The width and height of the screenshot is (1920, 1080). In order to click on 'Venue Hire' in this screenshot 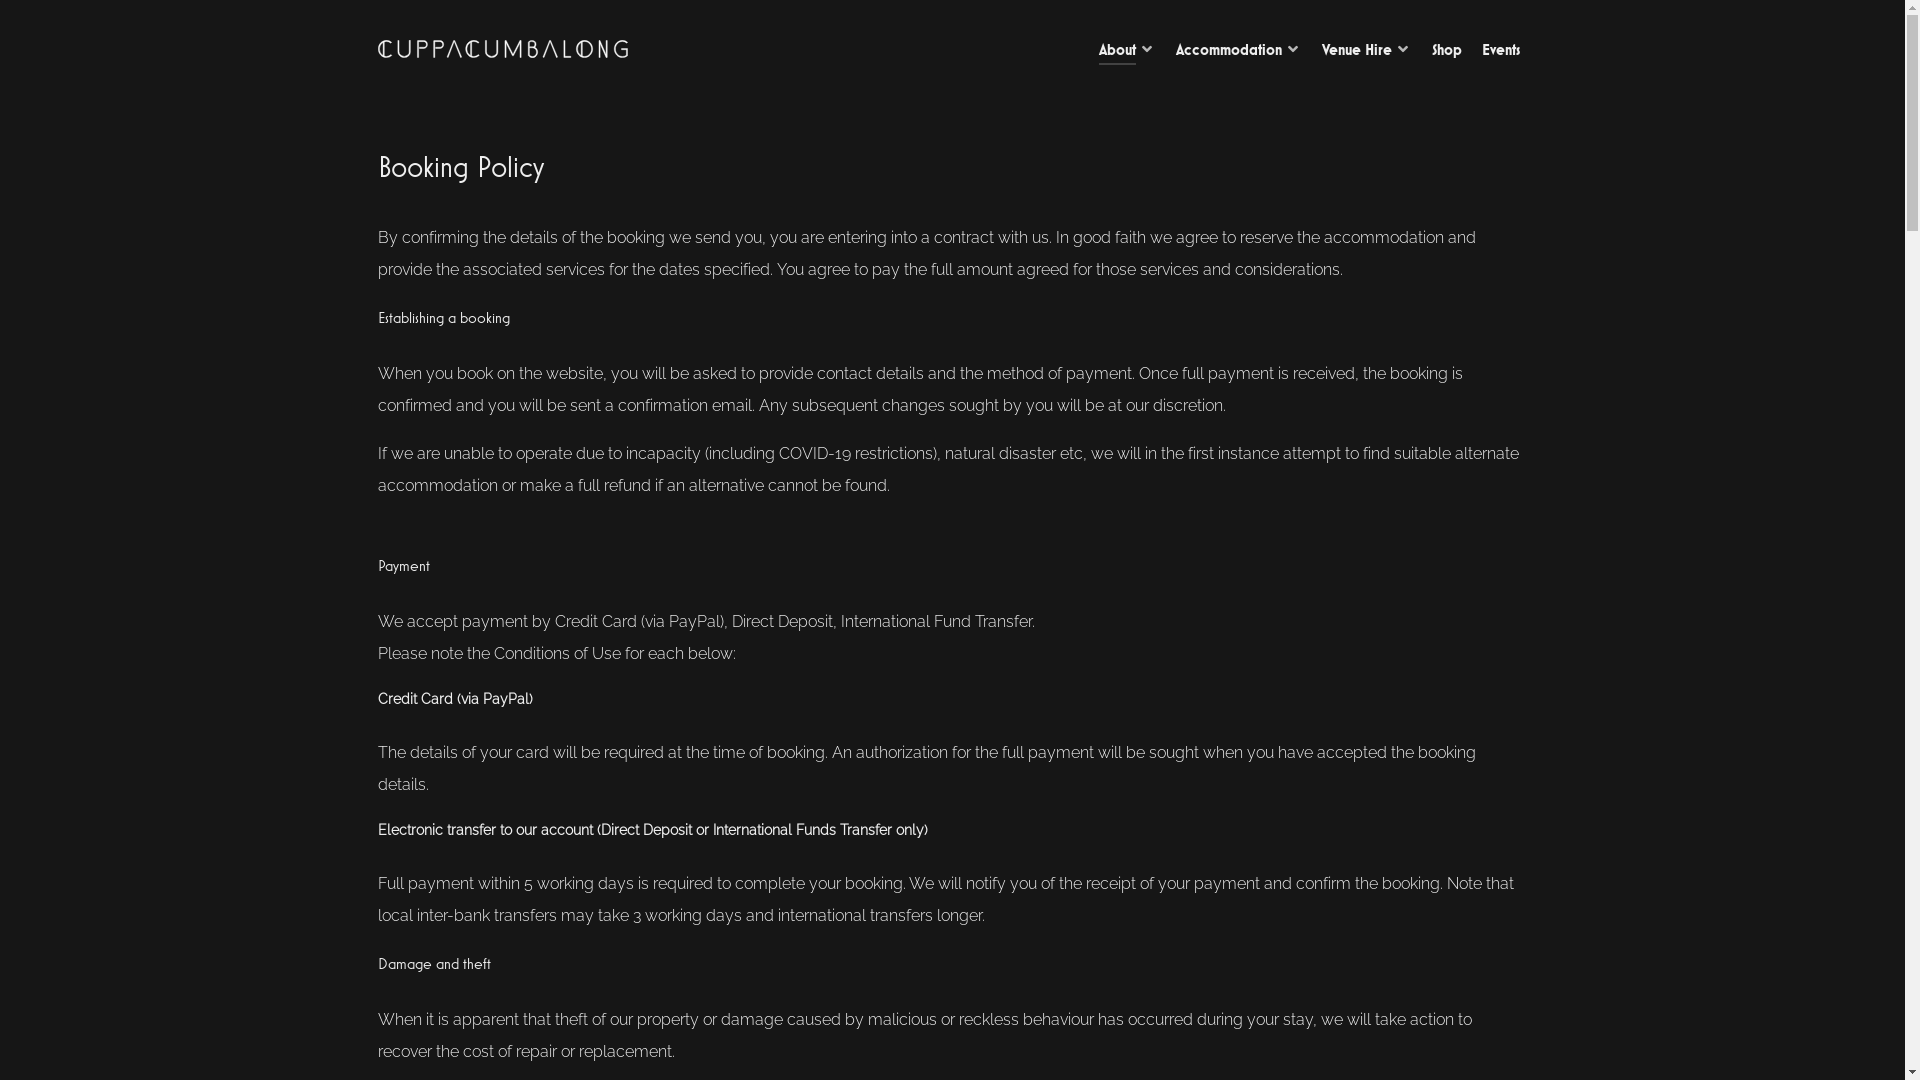, I will do `click(1366, 49)`.